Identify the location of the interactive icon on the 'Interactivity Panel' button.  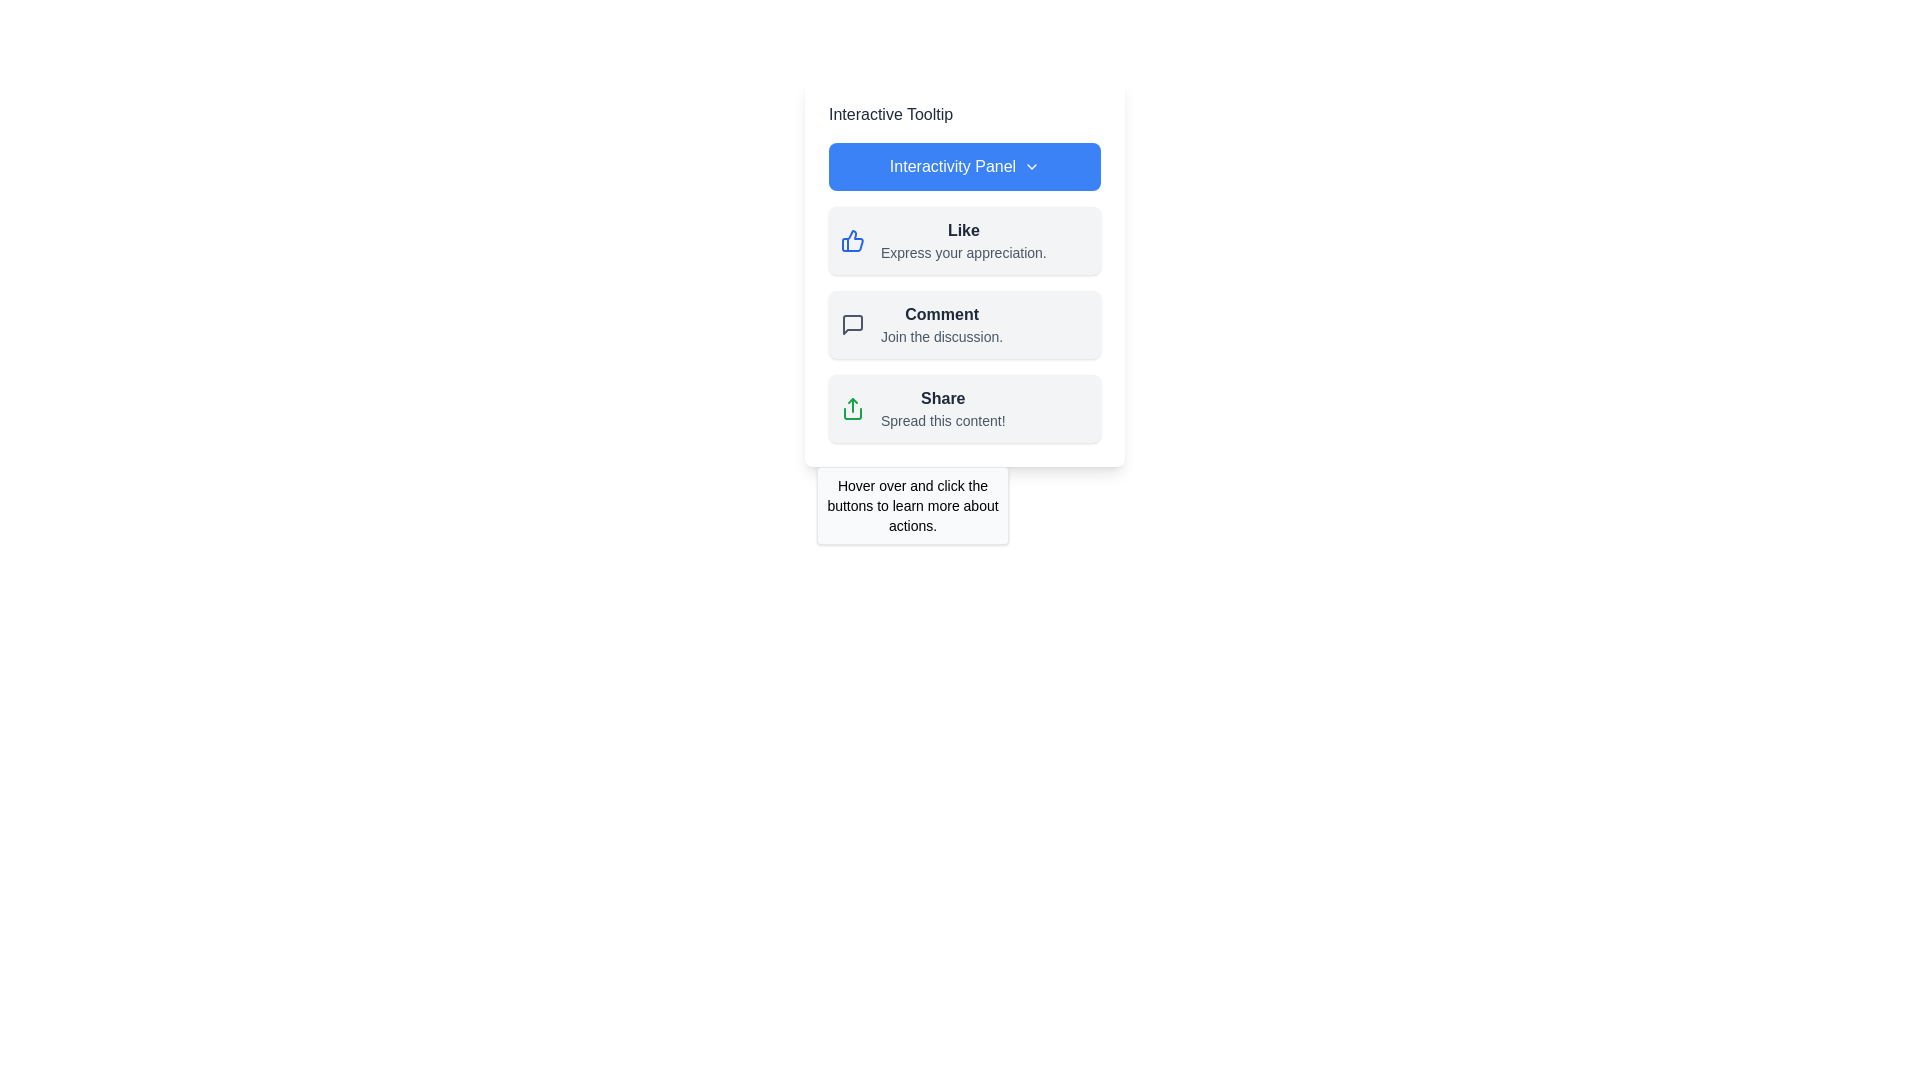
(1032, 165).